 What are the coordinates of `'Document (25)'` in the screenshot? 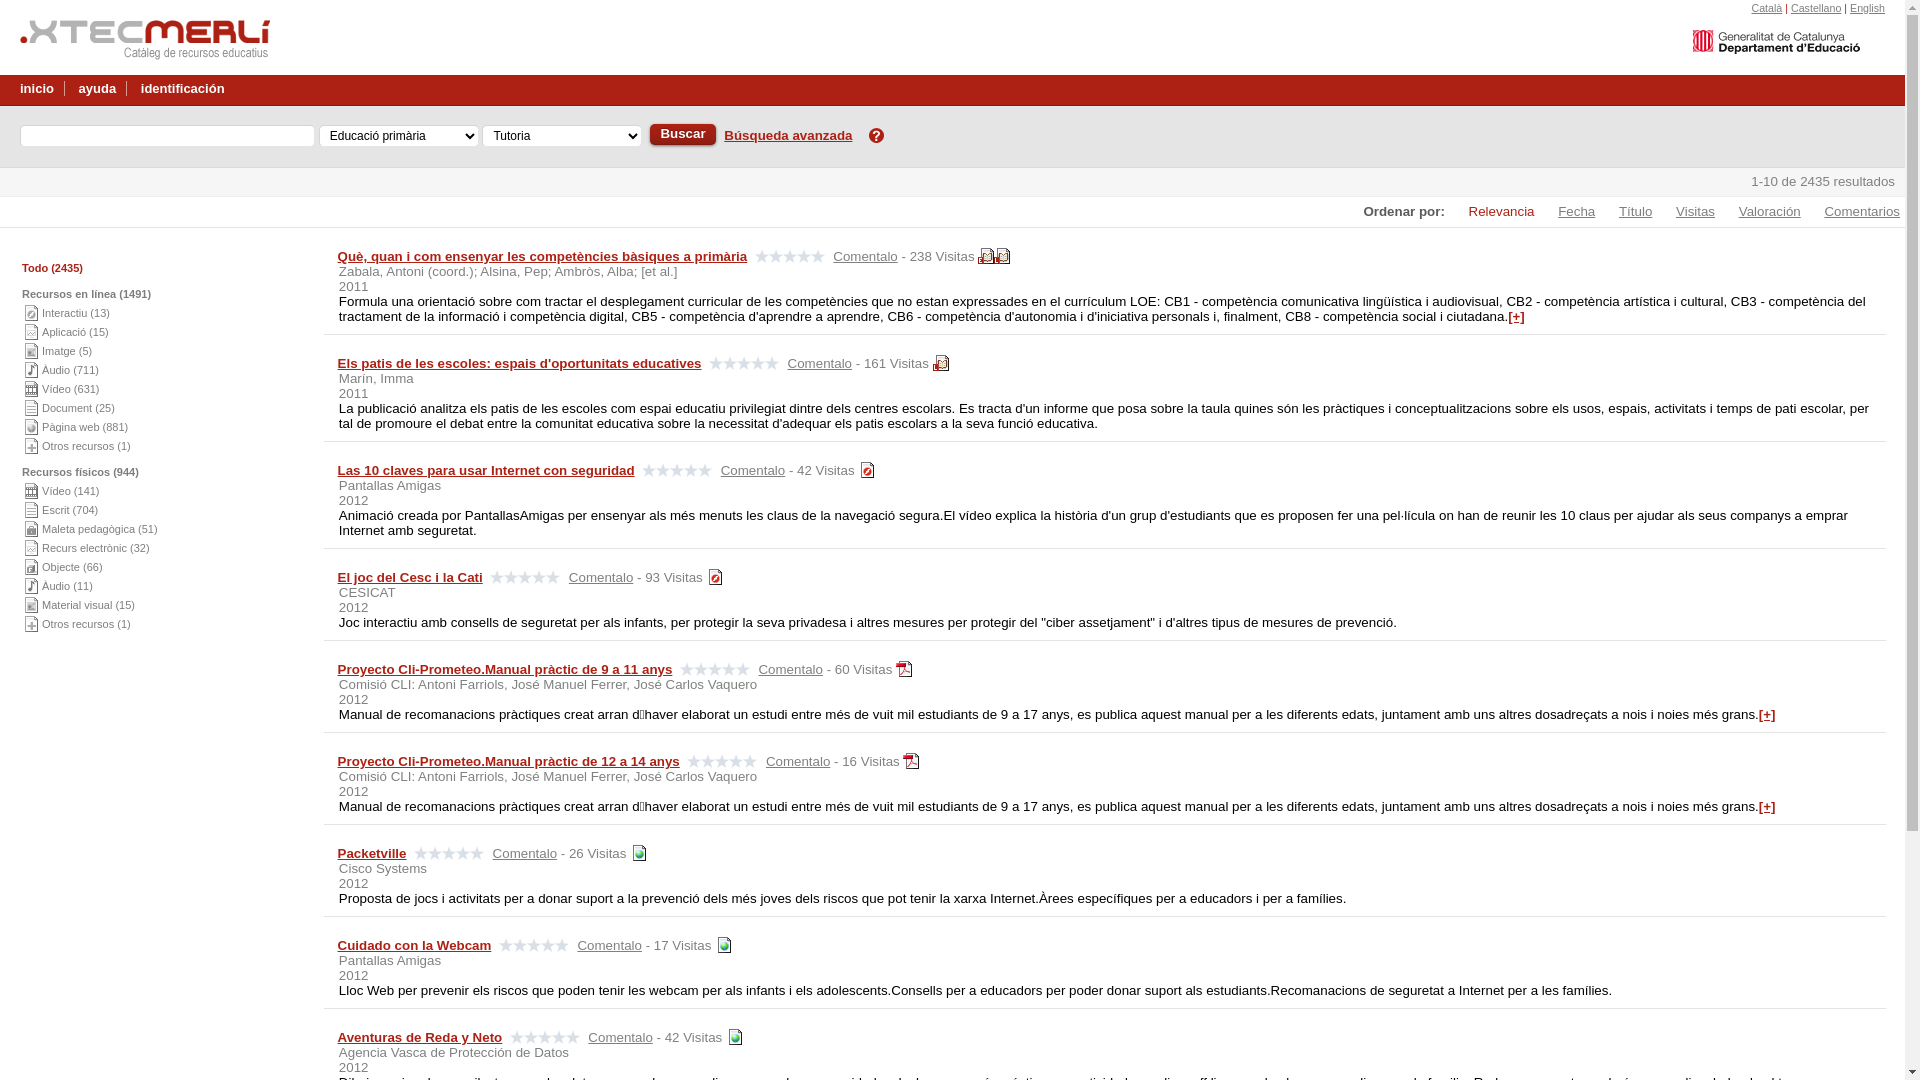 It's located at (78, 407).